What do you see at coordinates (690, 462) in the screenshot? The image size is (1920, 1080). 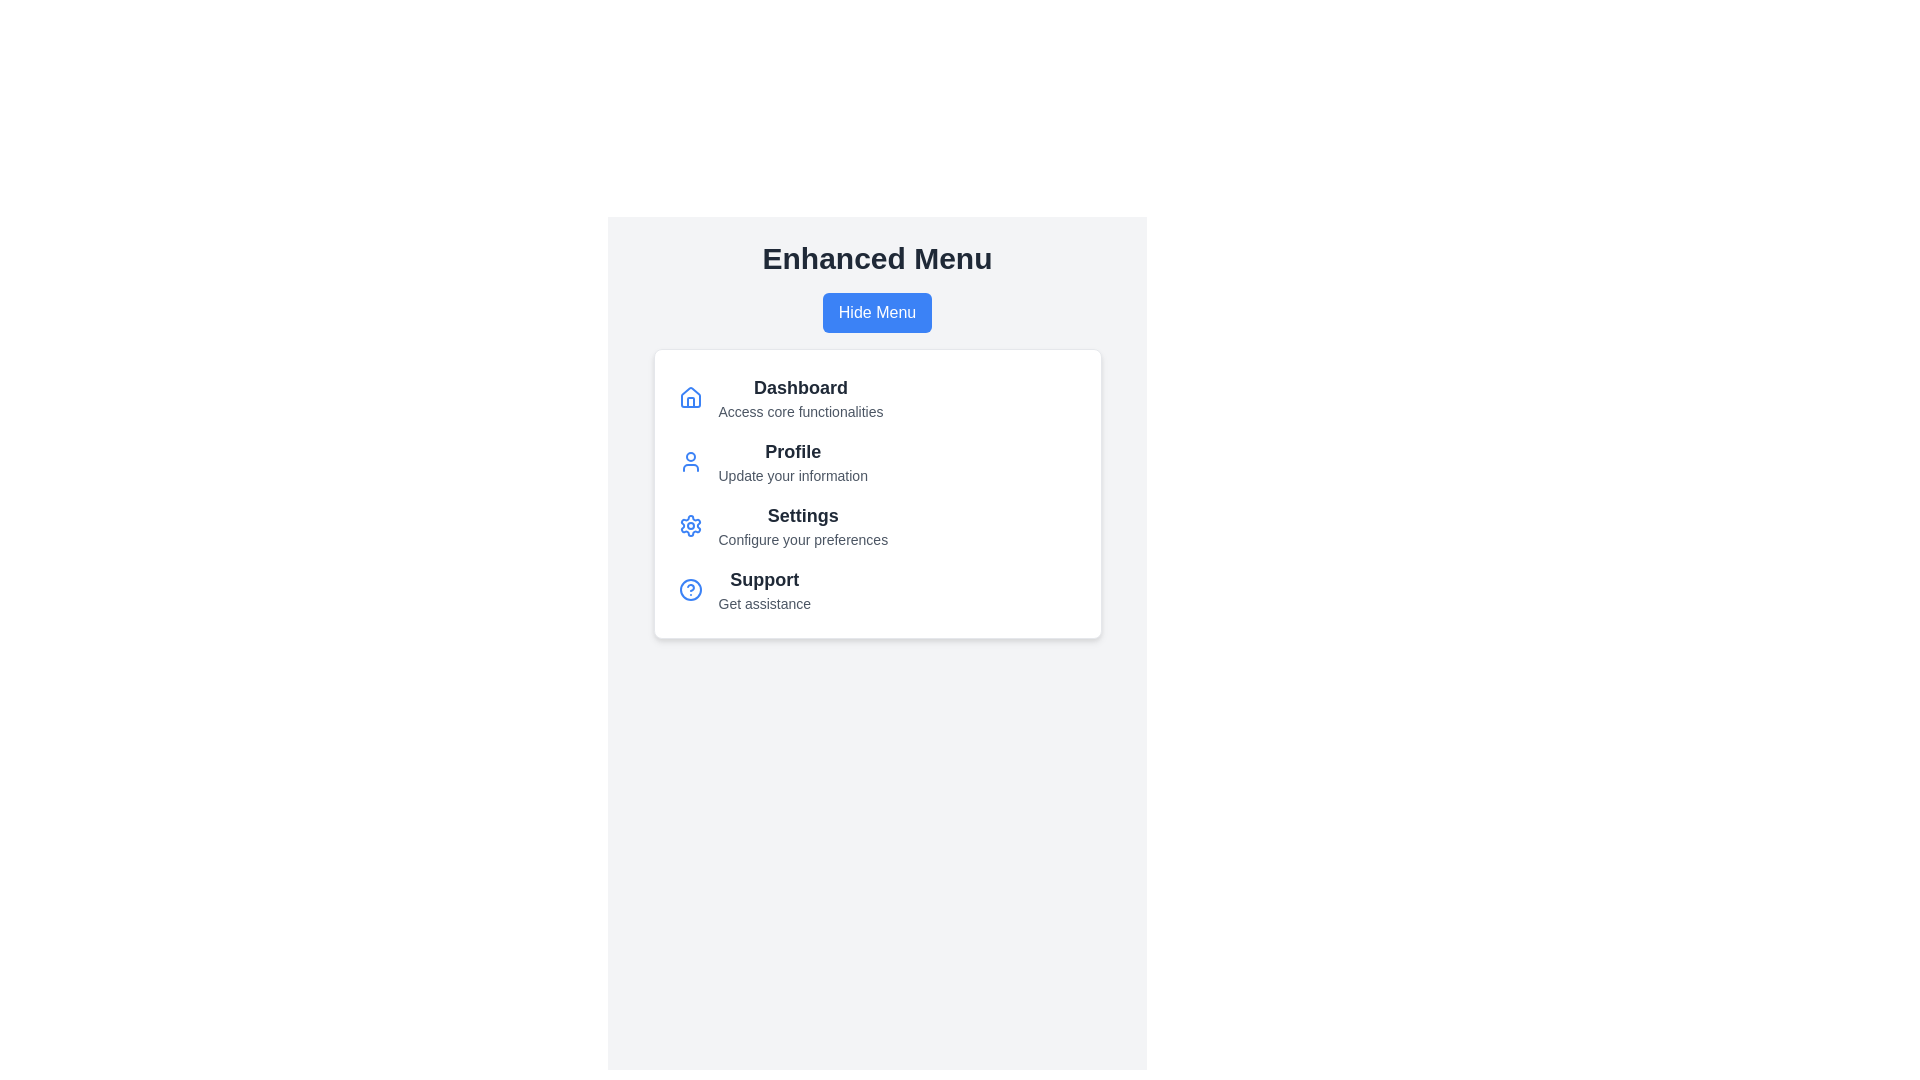 I see `the icon of the menu item labeled Profile` at bounding box center [690, 462].